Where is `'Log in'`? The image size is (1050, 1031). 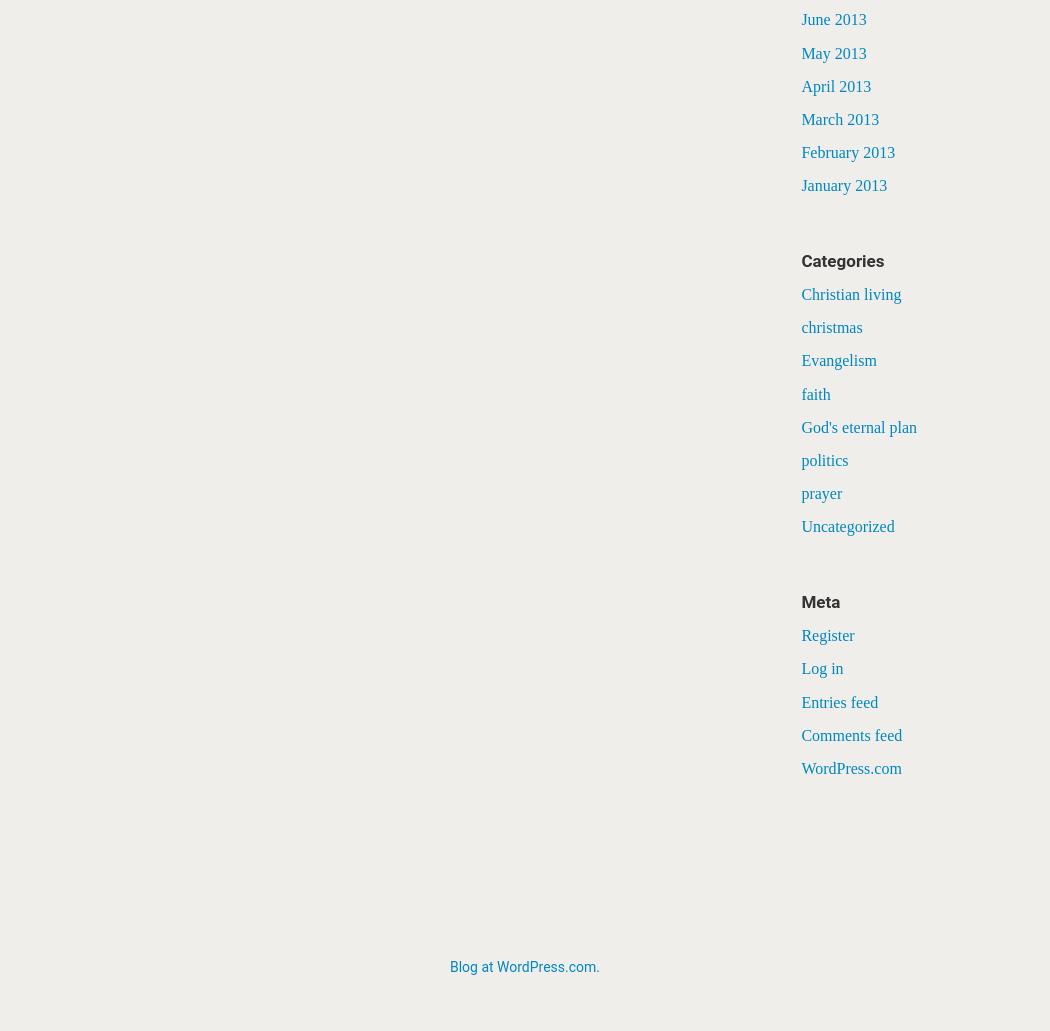
'Log in' is located at coordinates (821, 668).